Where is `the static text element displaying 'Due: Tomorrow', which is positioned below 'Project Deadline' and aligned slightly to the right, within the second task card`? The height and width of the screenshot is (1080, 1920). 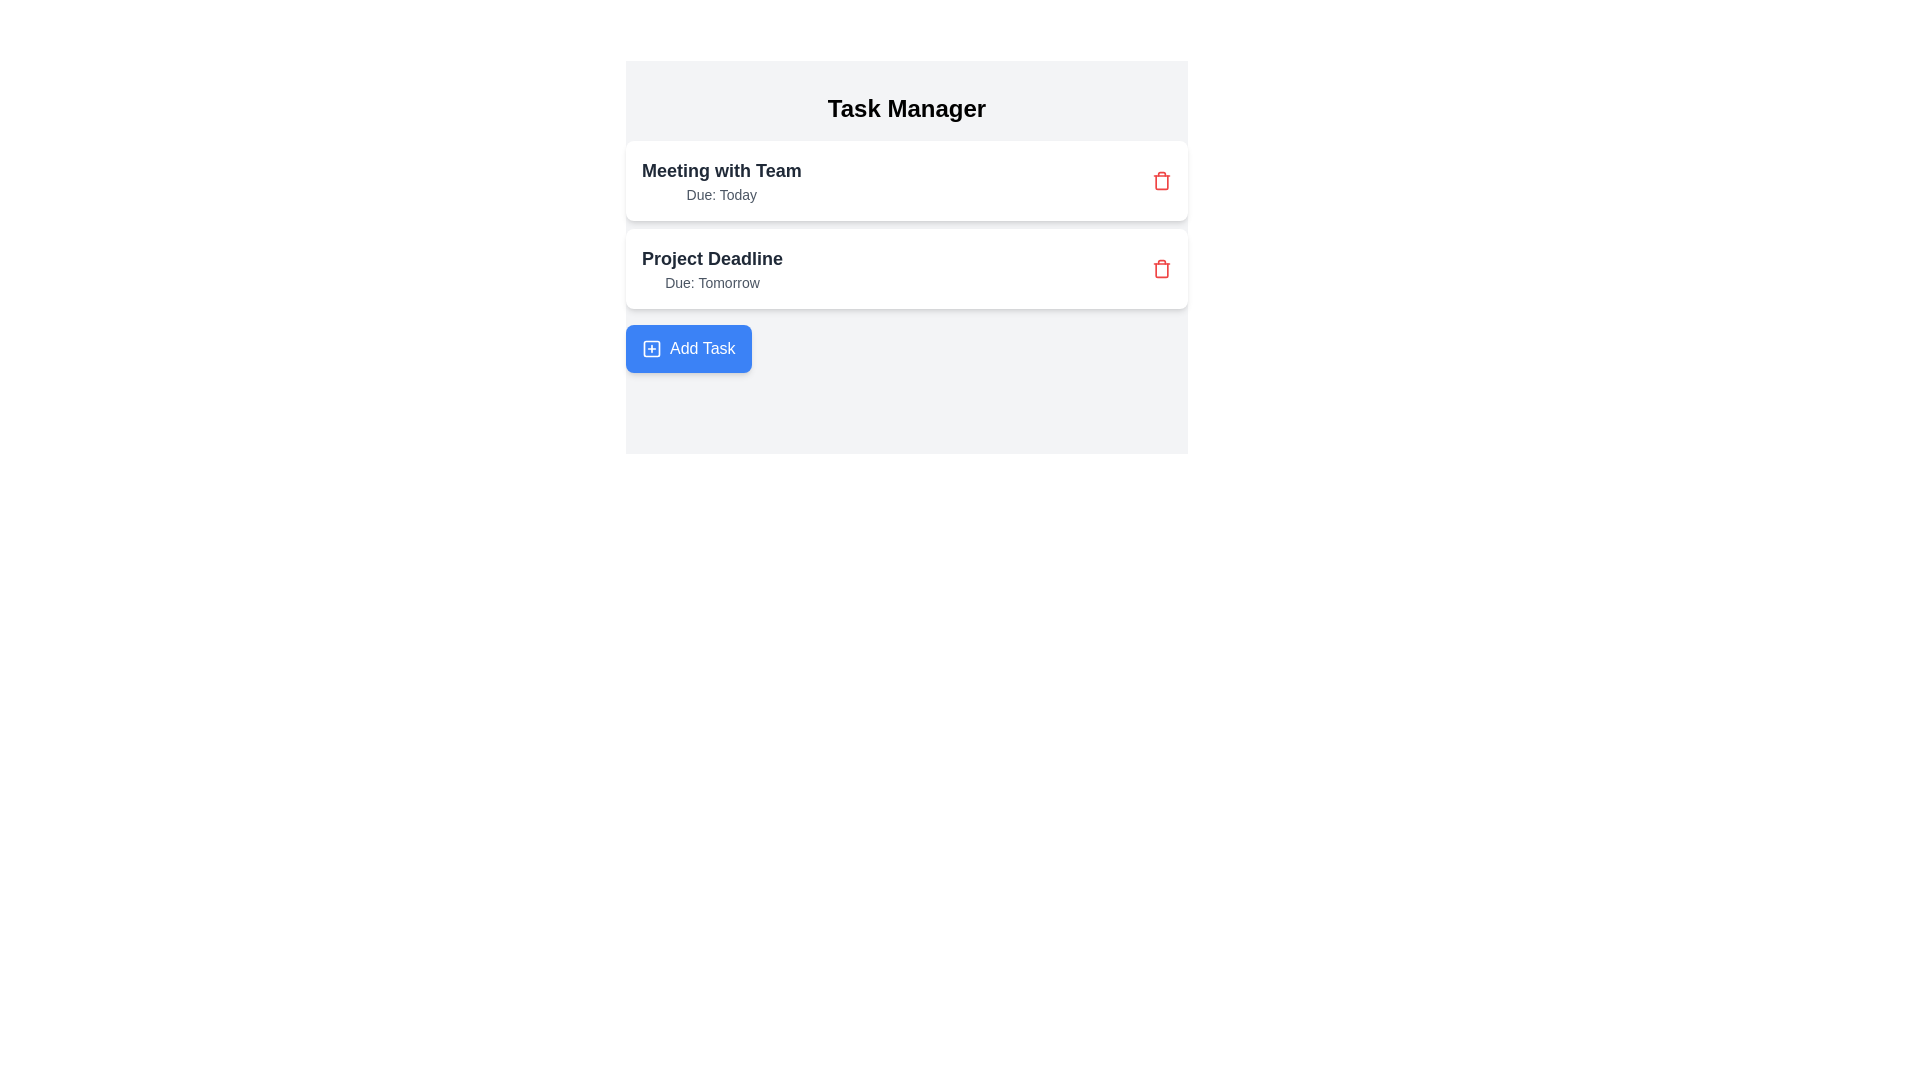 the static text element displaying 'Due: Tomorrow', which is positioned below 'Project Deadline' and aligned slightly to the right, within the second task card is located at coordinates (712, 282).